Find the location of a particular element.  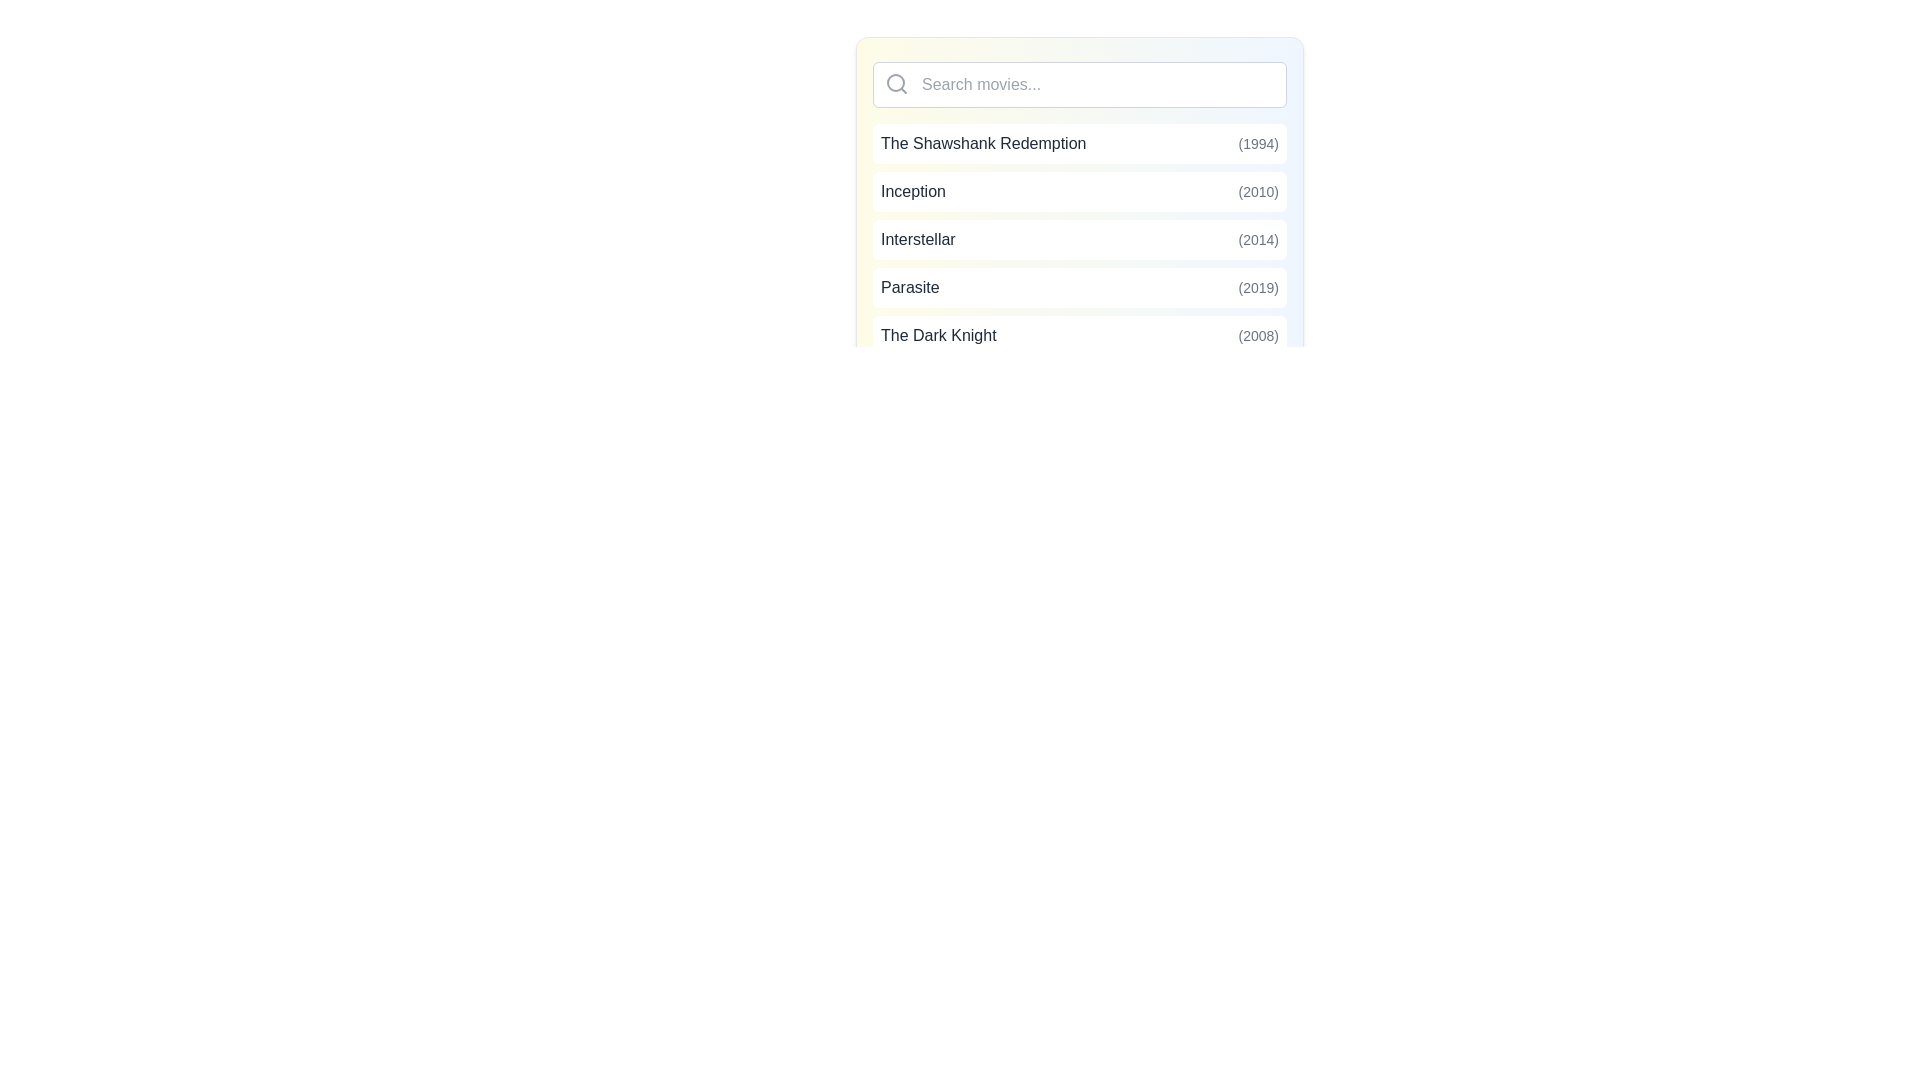

the first list item titled 'The Shawshank Redemption' is located at coordinates (1079, 142).